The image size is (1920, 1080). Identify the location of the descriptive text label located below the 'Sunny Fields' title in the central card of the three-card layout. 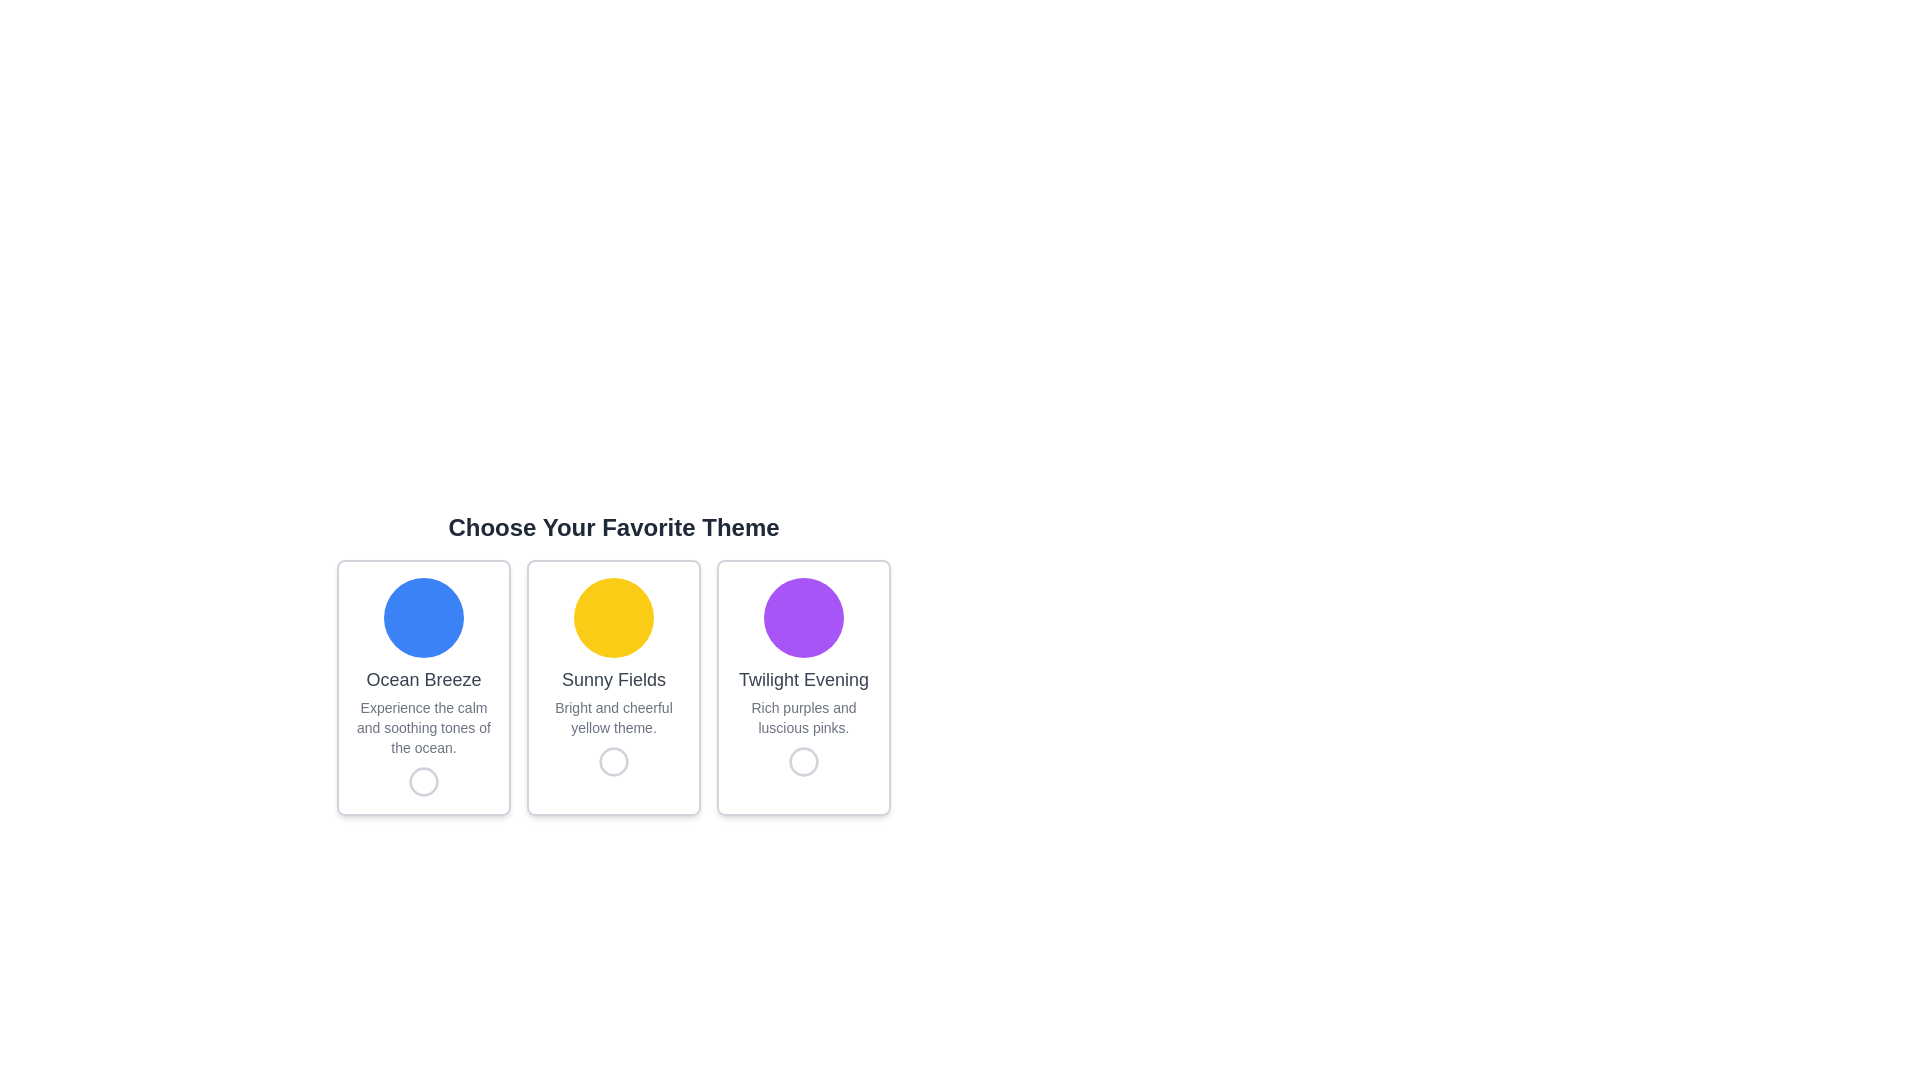
(613, 716).